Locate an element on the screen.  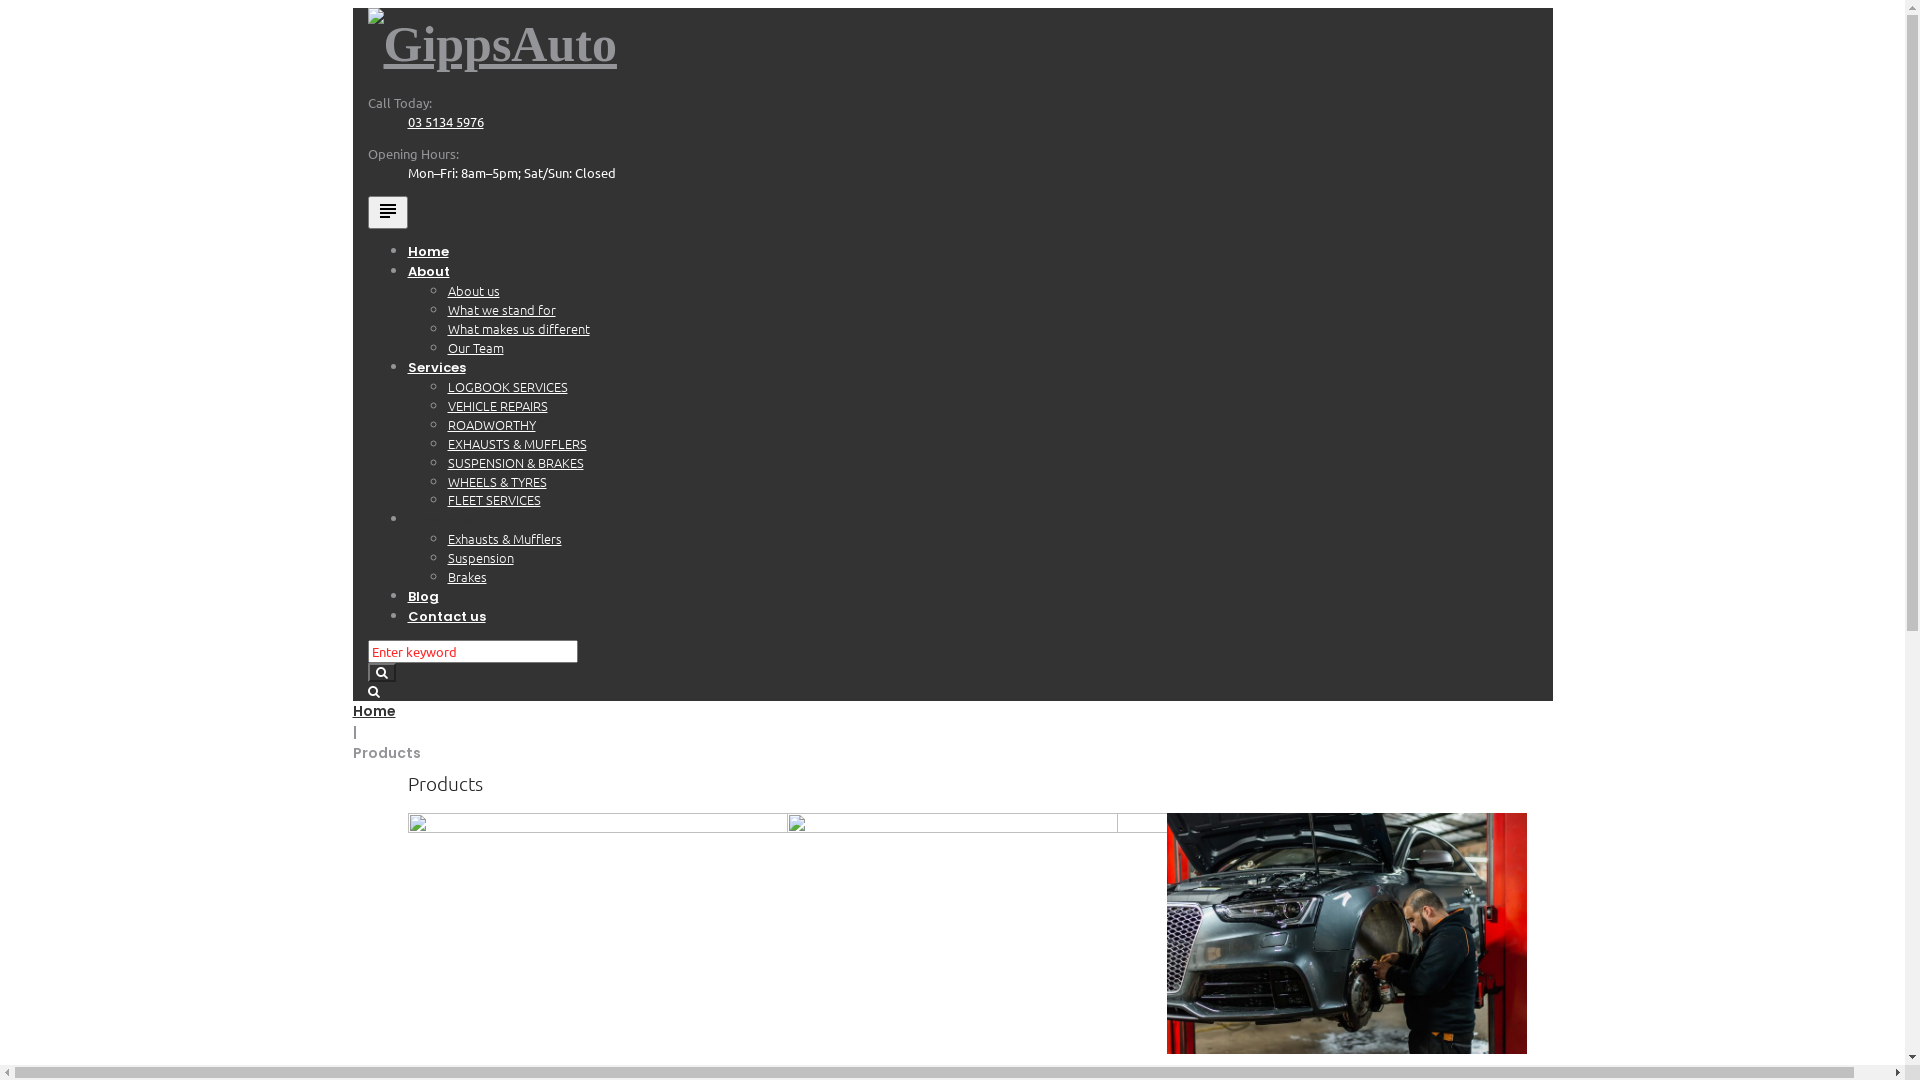
'Suspension' is located at coordinates (480, 557).